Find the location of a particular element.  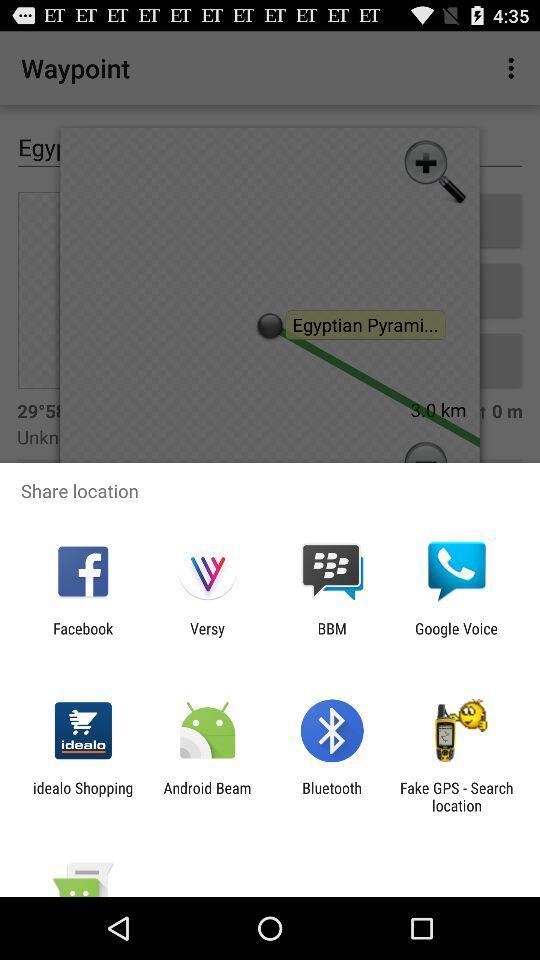

the fake gps search item is located at coordinates (456, 796).